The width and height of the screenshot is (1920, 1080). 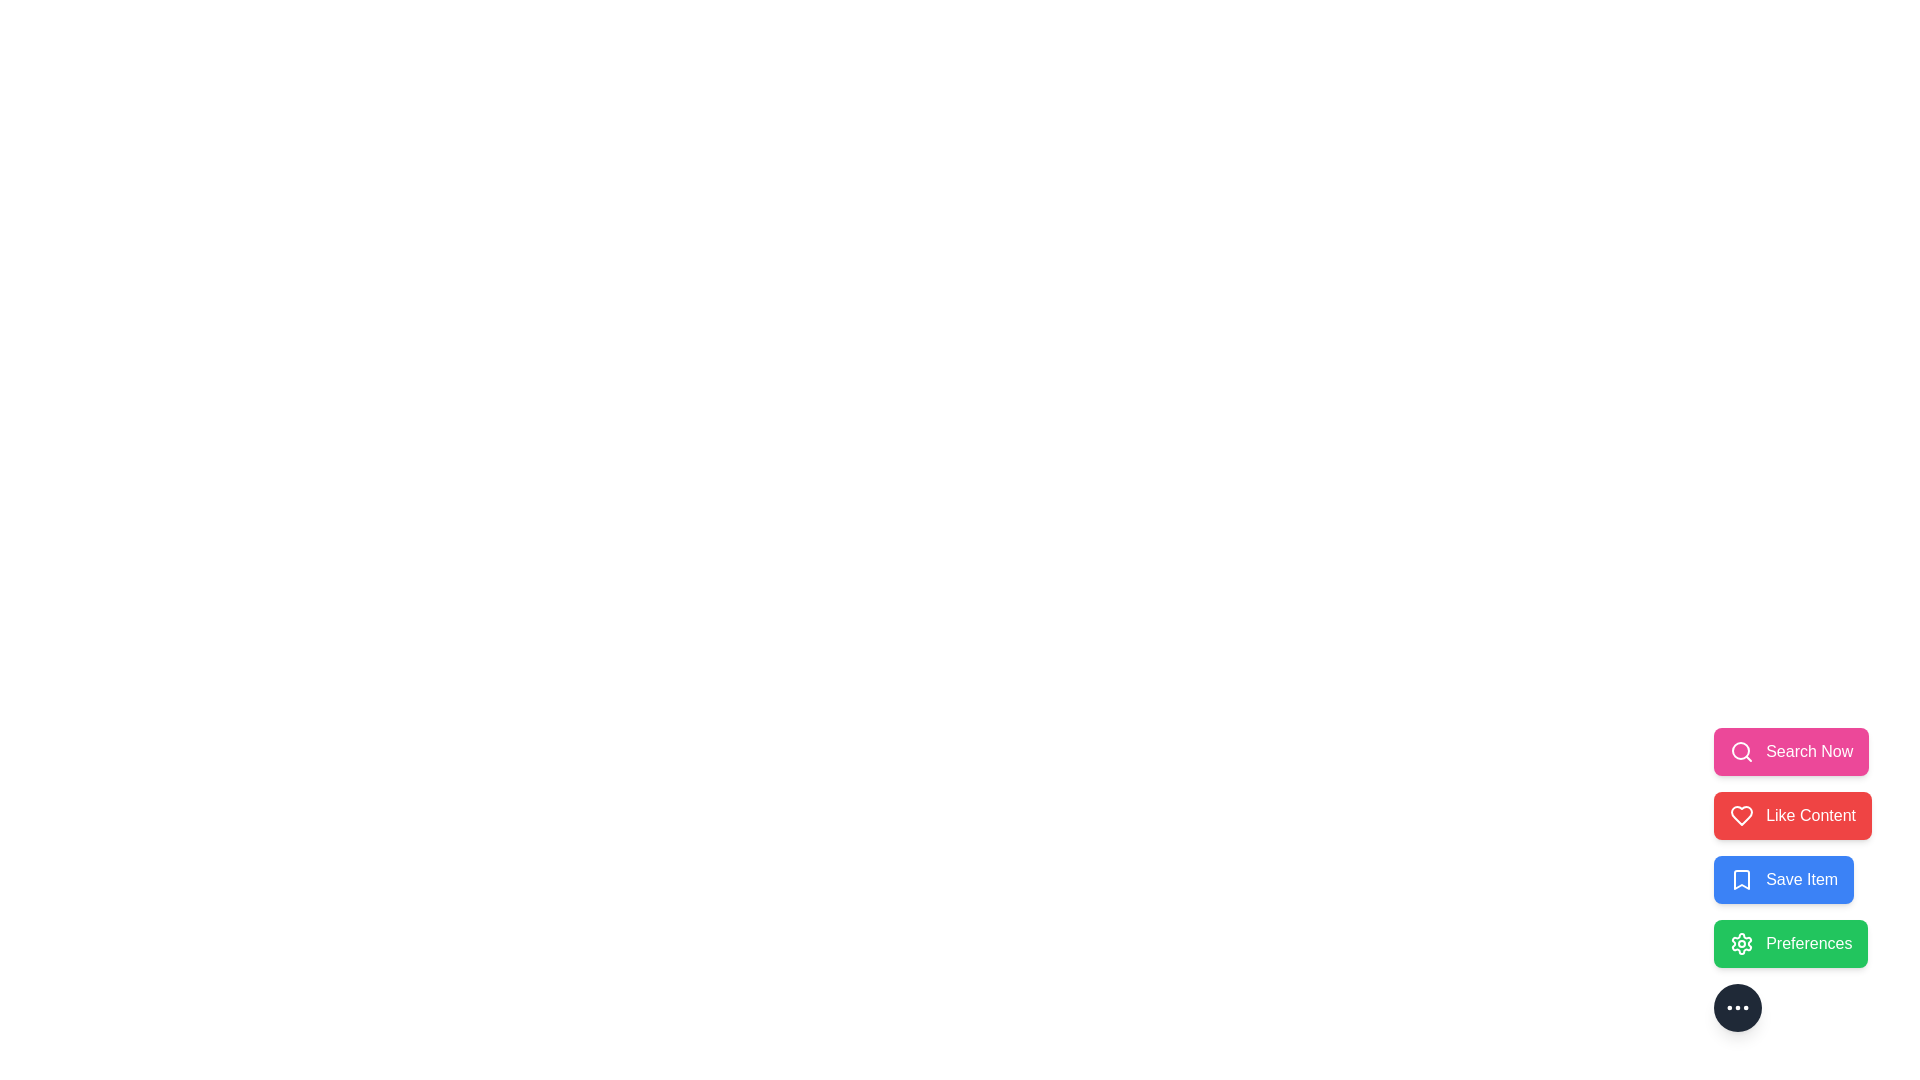 What do you see at coordinates (1793, 816) in the screenshot?
I see `the action Like Content from the menu` at bounding box center [1793, 816].